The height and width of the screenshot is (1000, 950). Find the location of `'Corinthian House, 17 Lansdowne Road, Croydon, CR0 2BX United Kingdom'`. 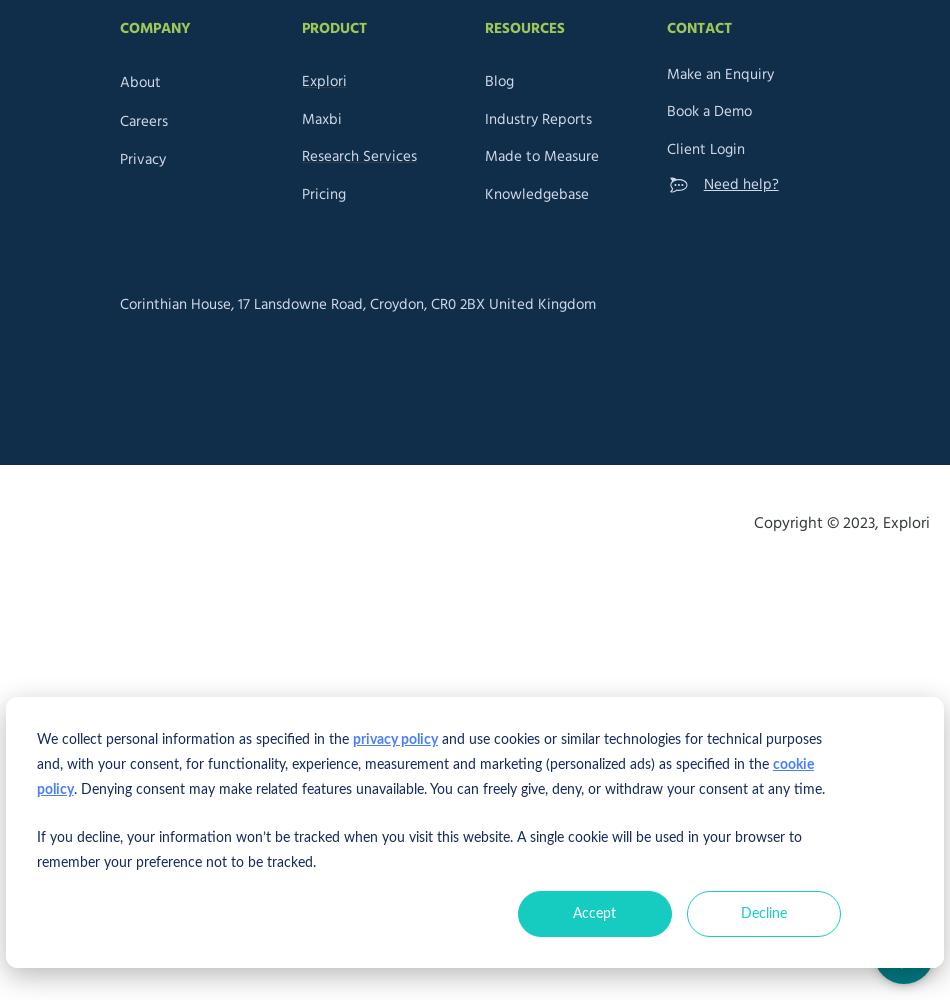

'Corinthian House, 17 Lansdowne Road, Croydon, CR0 2BX United Kingdom' is located at coordinates (356, 304).